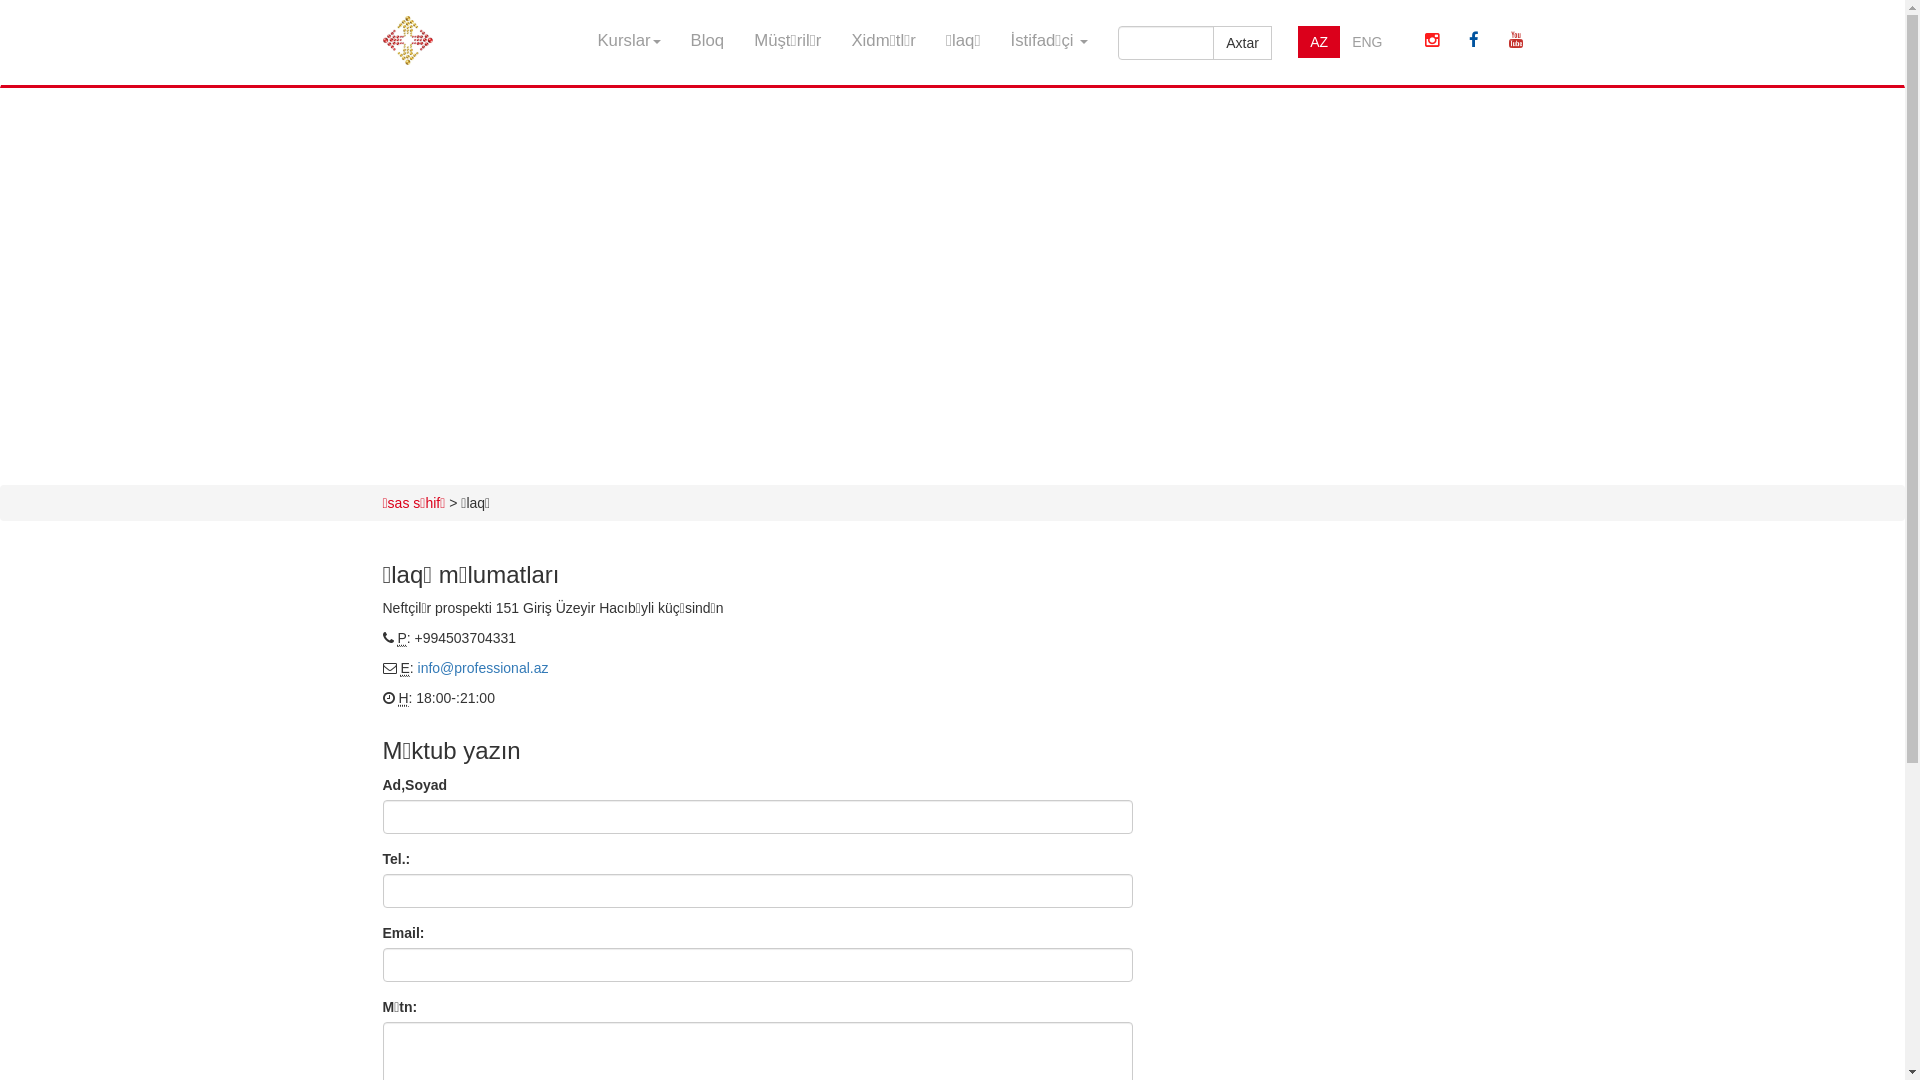 The height and width of the screenshot is (1080, 1920). Describe the element at coordinates (406, 26) in the screenshot. I see `'Professional IT'` at that location.